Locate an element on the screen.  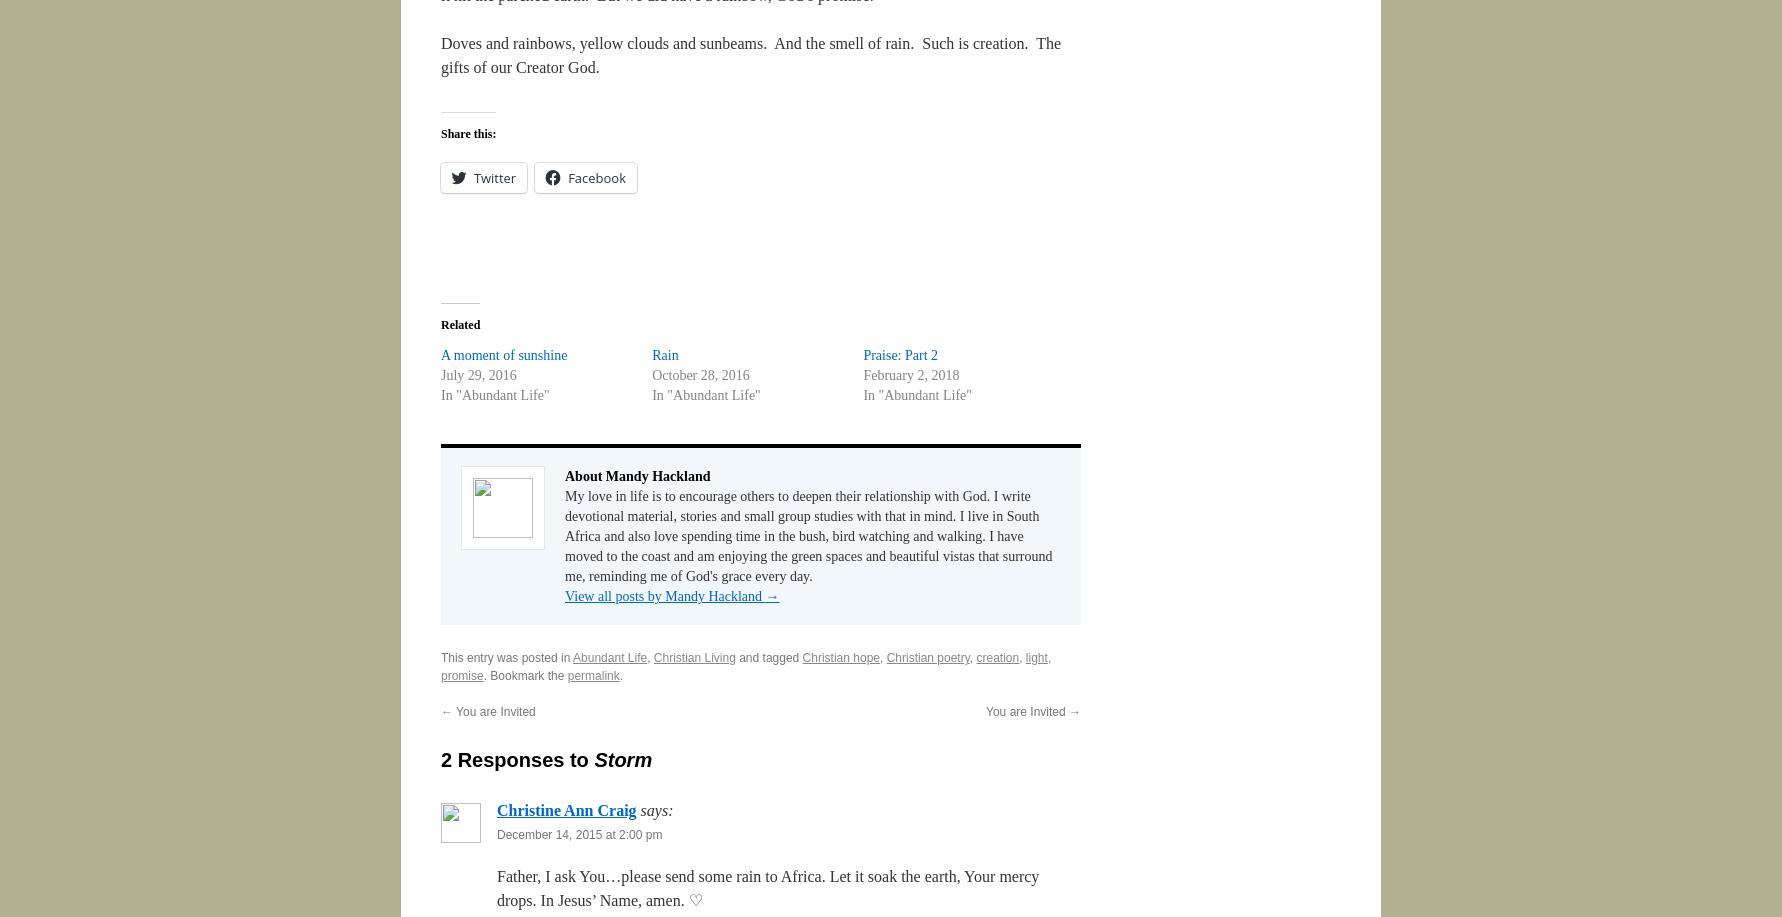
'.' is located at coordinates (621, 676).